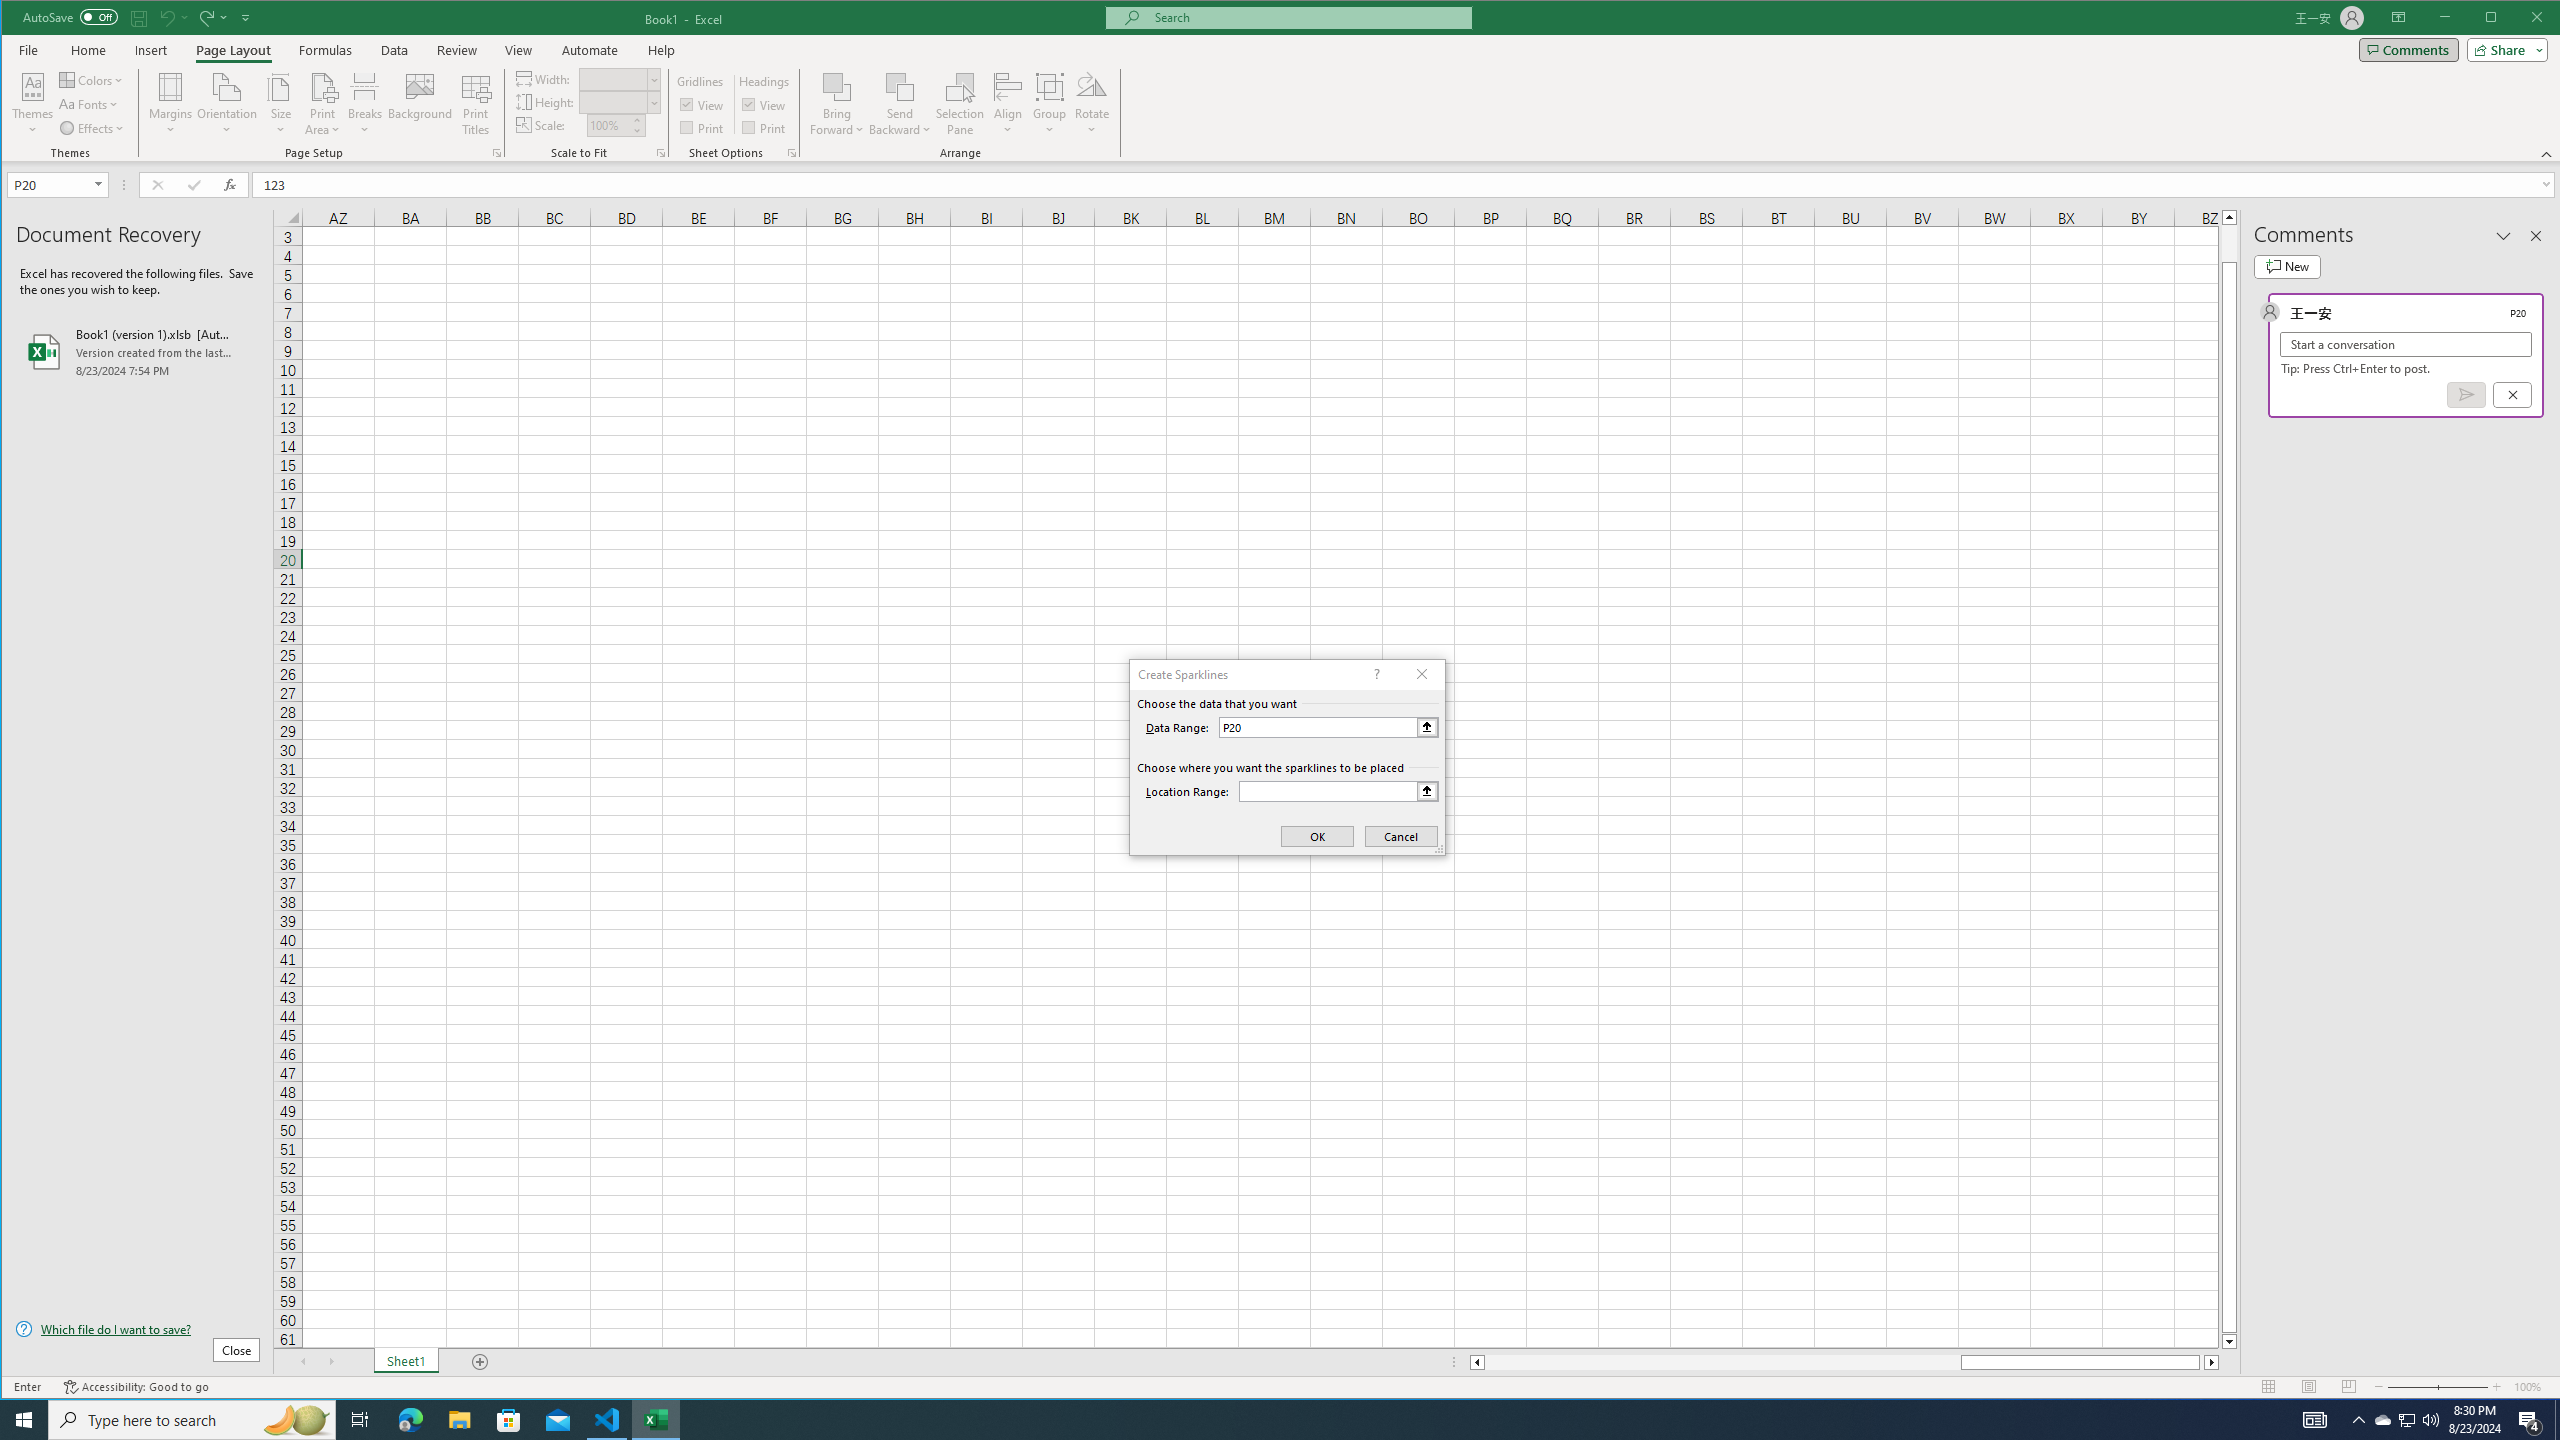 This screenshot has height=1440, width=2560. I want to click on 'Post comment (Ctrl + Enter)', so click(2466, 394).